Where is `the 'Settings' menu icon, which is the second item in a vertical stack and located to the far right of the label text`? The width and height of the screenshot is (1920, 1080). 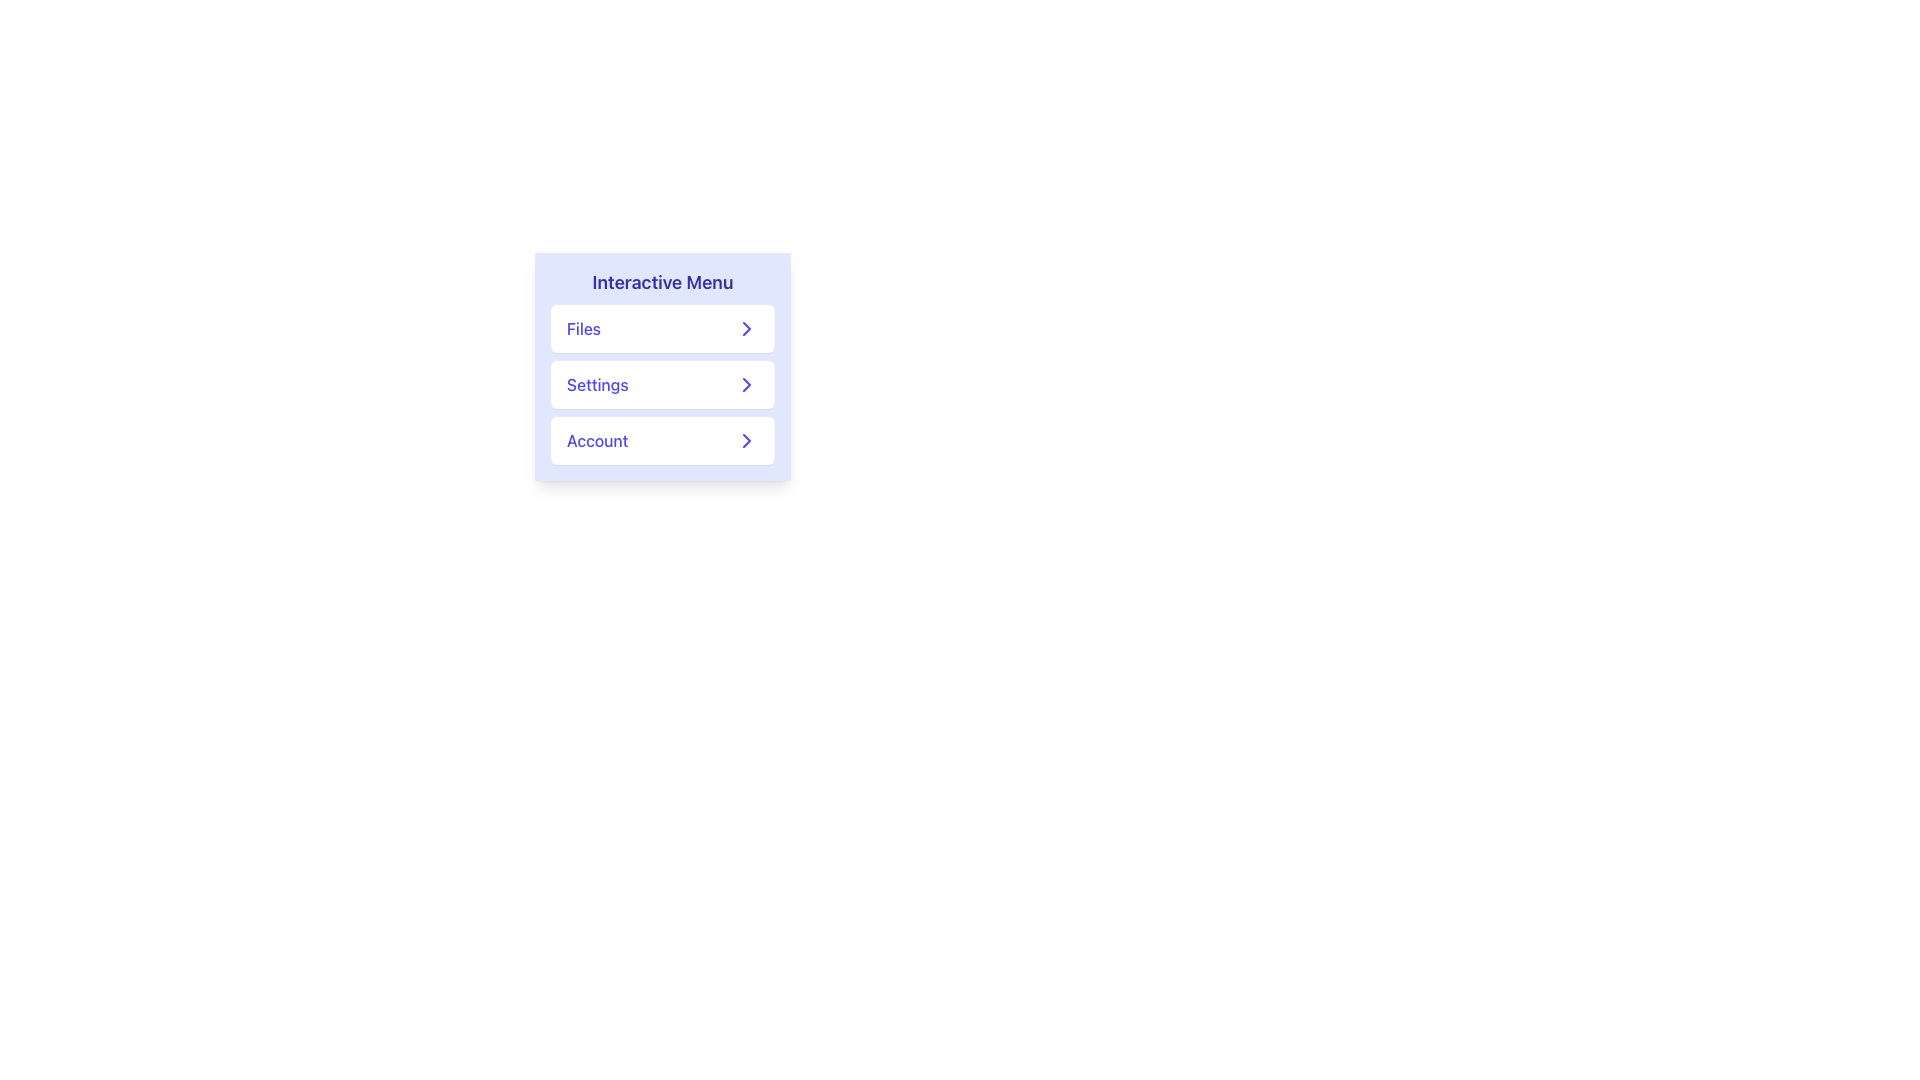 the 'Settings' menu icon, which is the second item in a vertical stack and located to the far right of the label text is located at coordinates (746, 385).